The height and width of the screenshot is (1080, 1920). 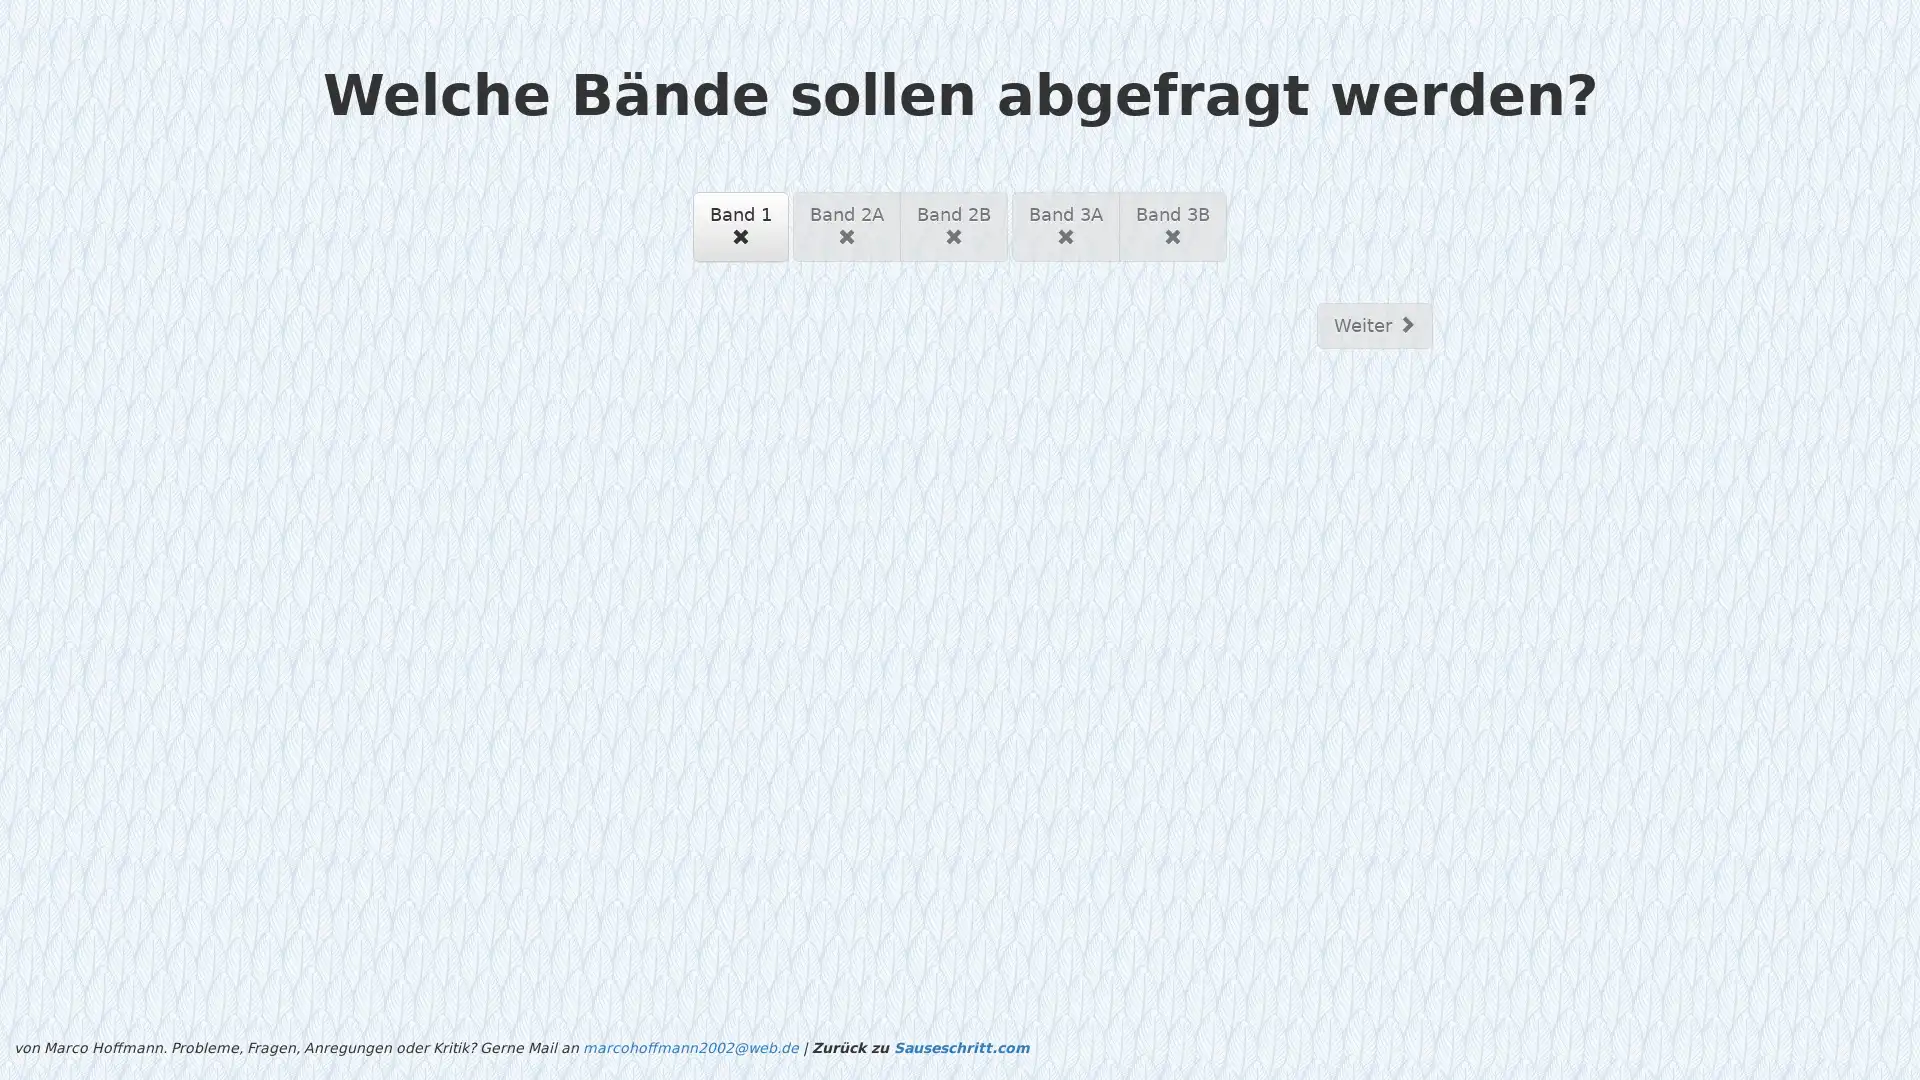 What do you see at coordinates (953, 226) in the screenshot?
I see `Band 2B` at bounding box center [953, 226].